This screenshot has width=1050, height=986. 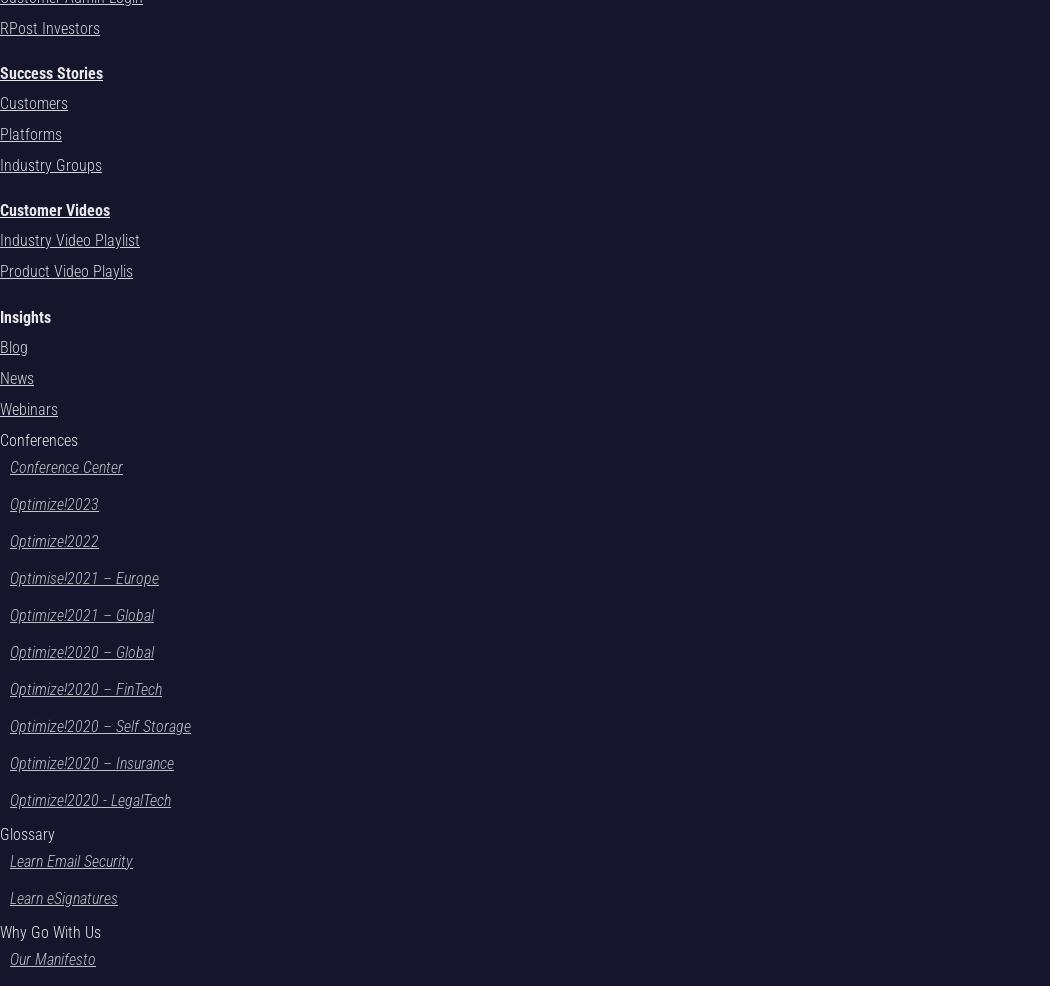 What do you see at coordinates (9, 724) in the screenshot?
I see `'Optimize!2020 – Self Storage'` at bounding box center [9, 724].